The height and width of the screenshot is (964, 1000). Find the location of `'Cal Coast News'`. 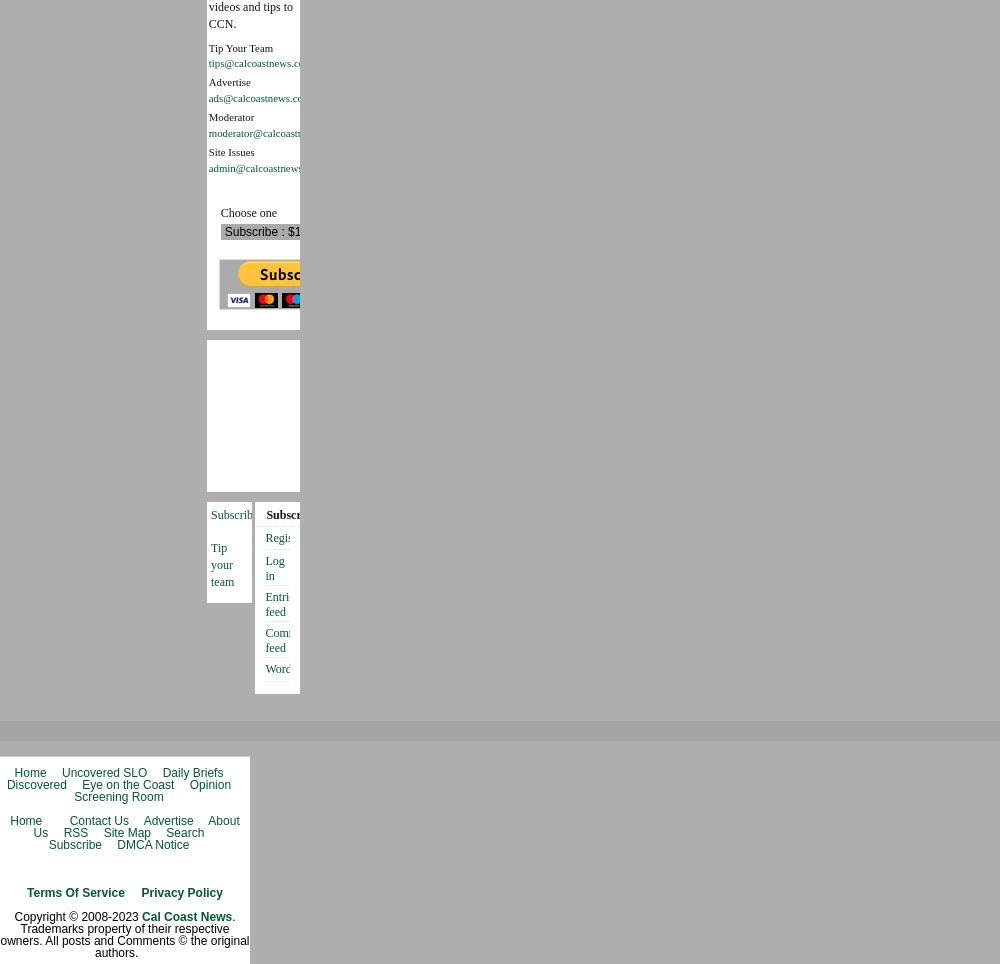

'Cal Coast News' is located at coordinates (187, 914).